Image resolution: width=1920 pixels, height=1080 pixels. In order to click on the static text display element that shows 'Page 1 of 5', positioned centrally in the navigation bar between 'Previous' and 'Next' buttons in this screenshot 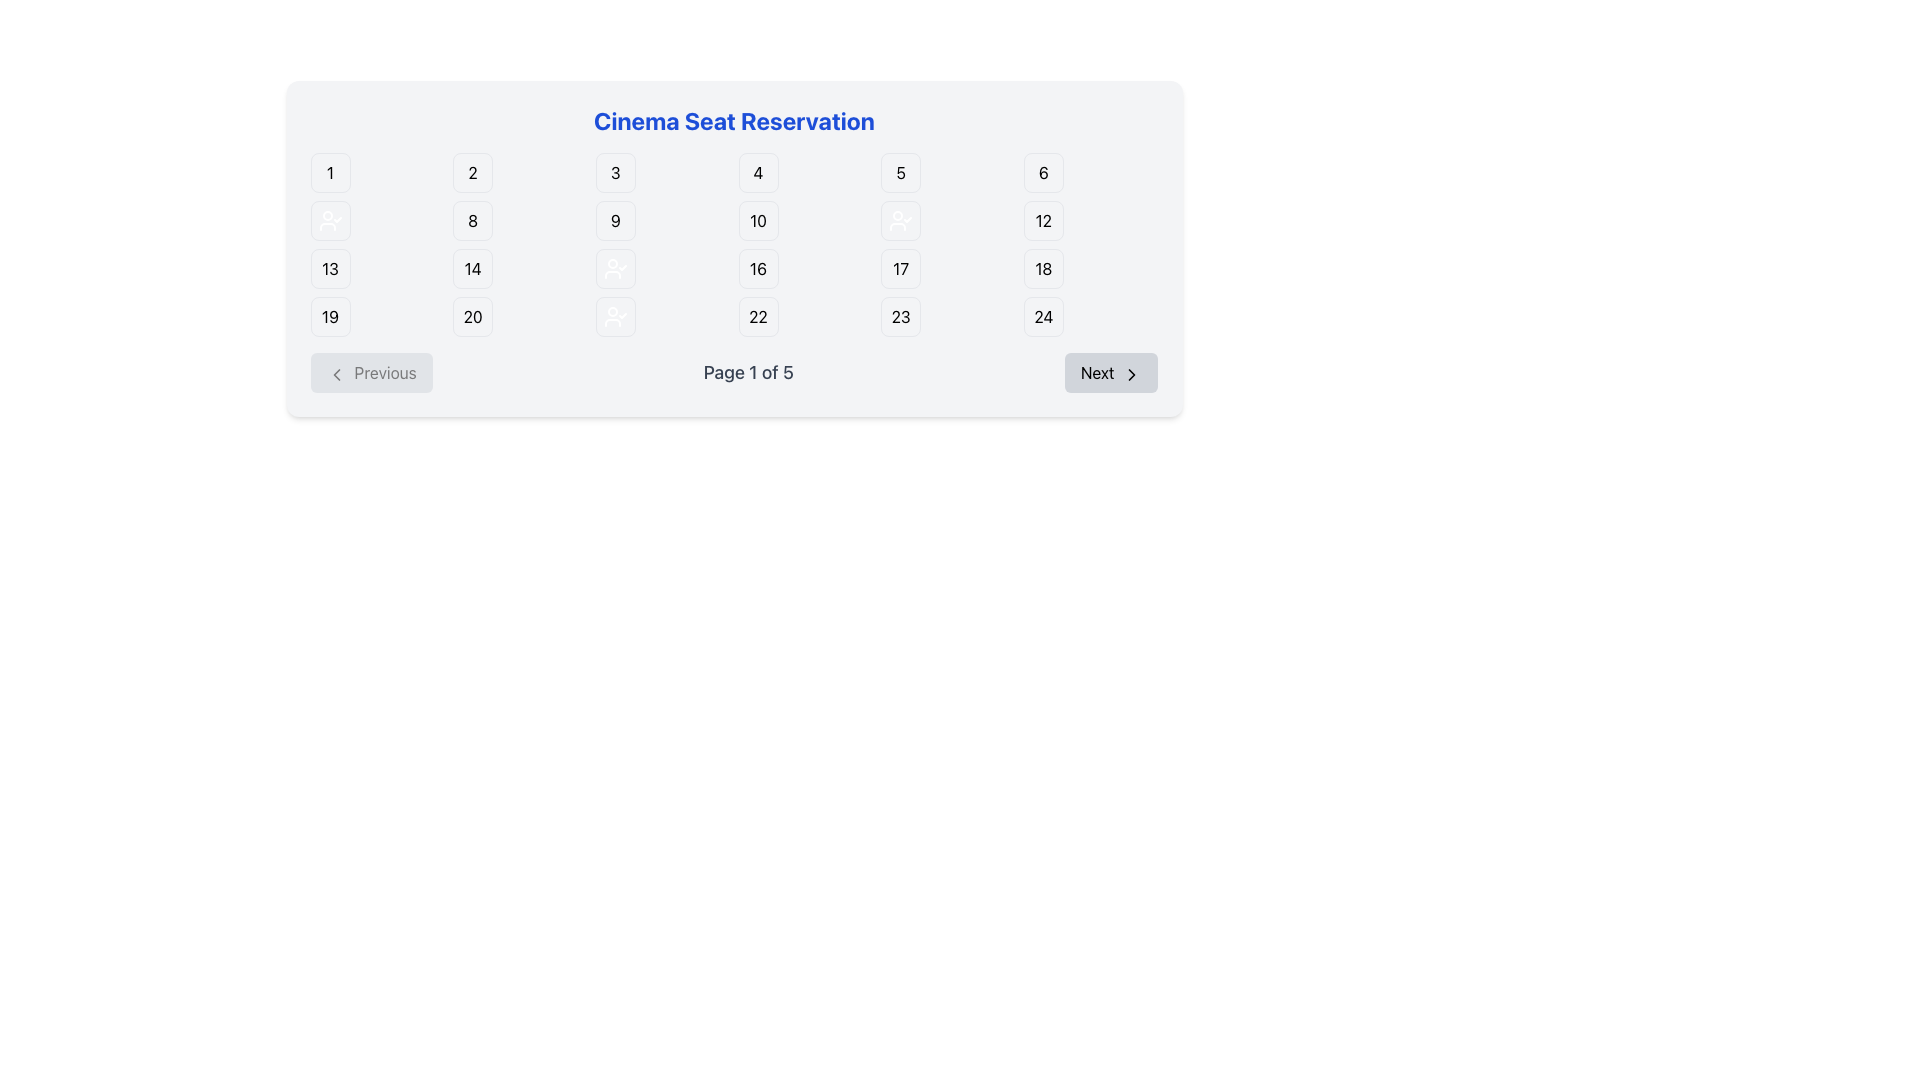, I will do `click(747, 373)`.